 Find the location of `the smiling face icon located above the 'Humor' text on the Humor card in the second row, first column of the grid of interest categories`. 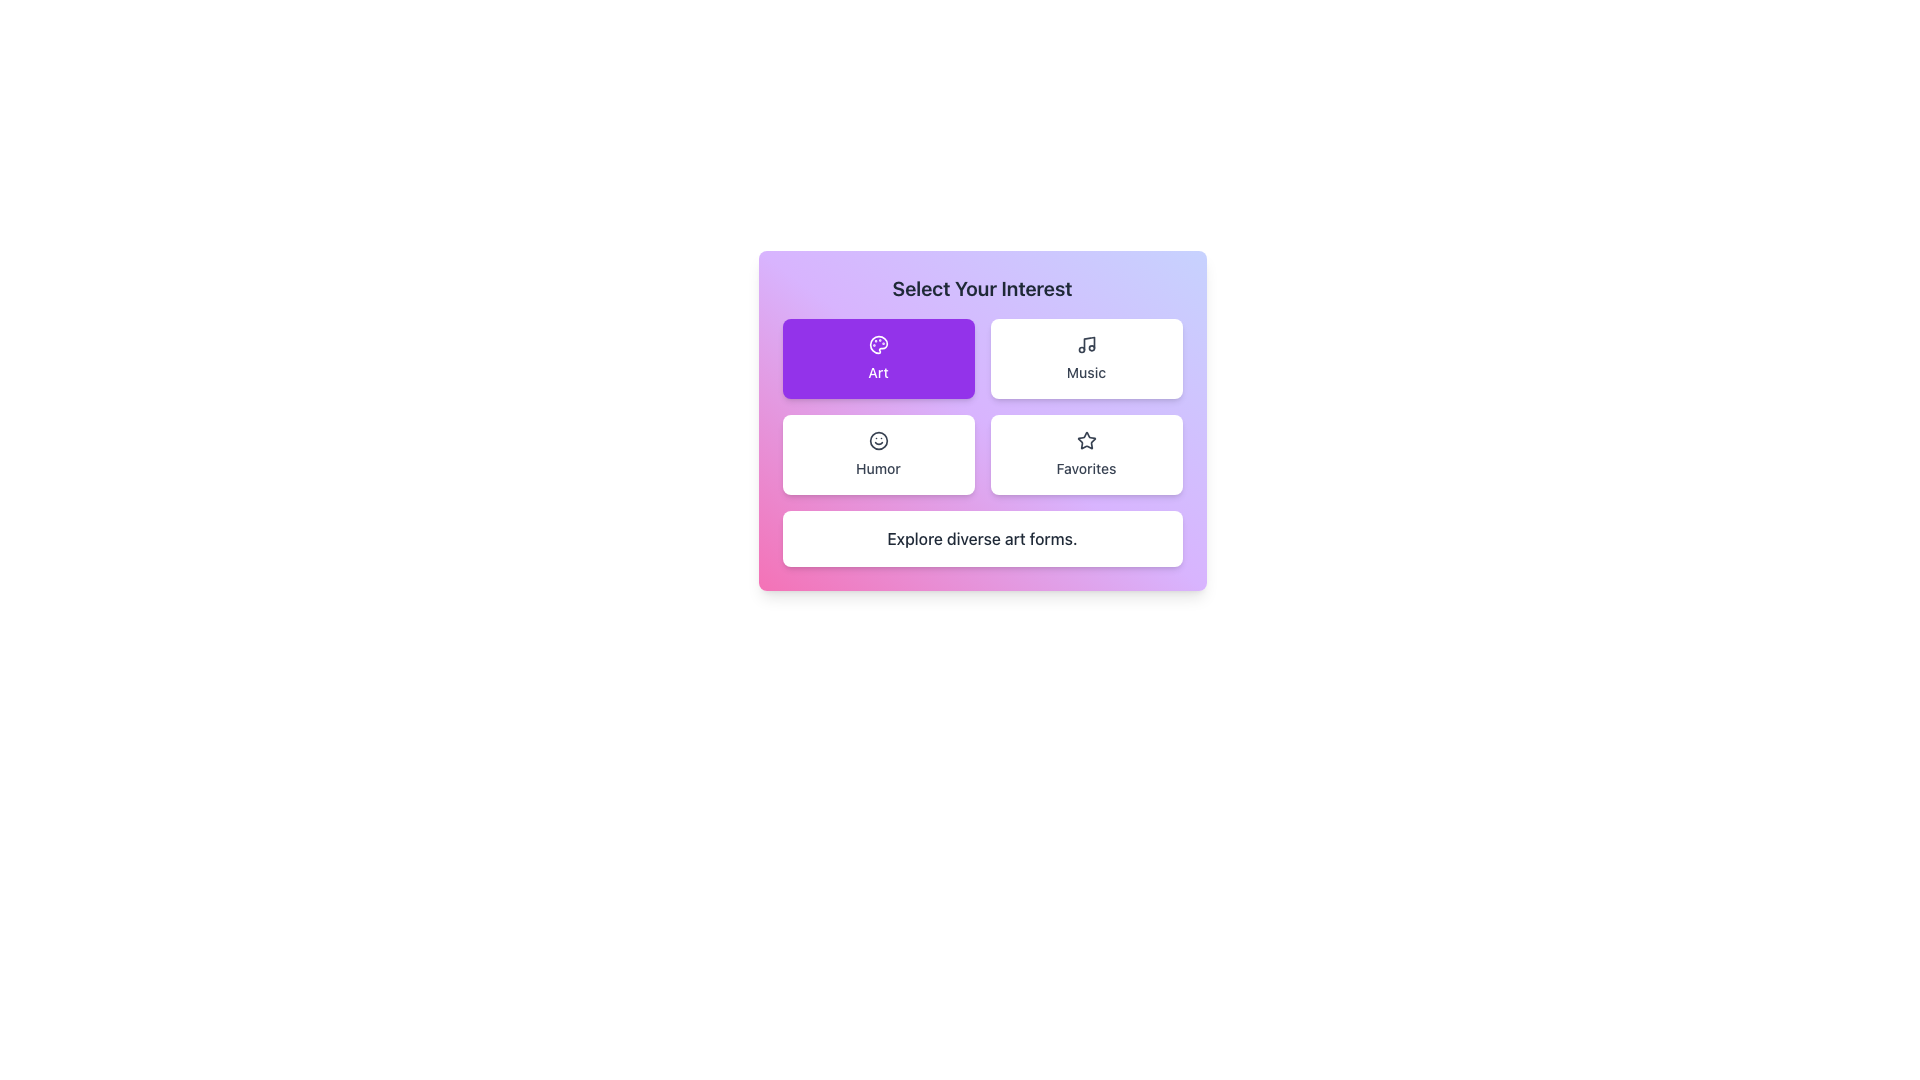

the smiling face icon located above the 'Humor' text on the Humor card in the second row, first column of the grid of interest categories is located at coordinates (878, 439).